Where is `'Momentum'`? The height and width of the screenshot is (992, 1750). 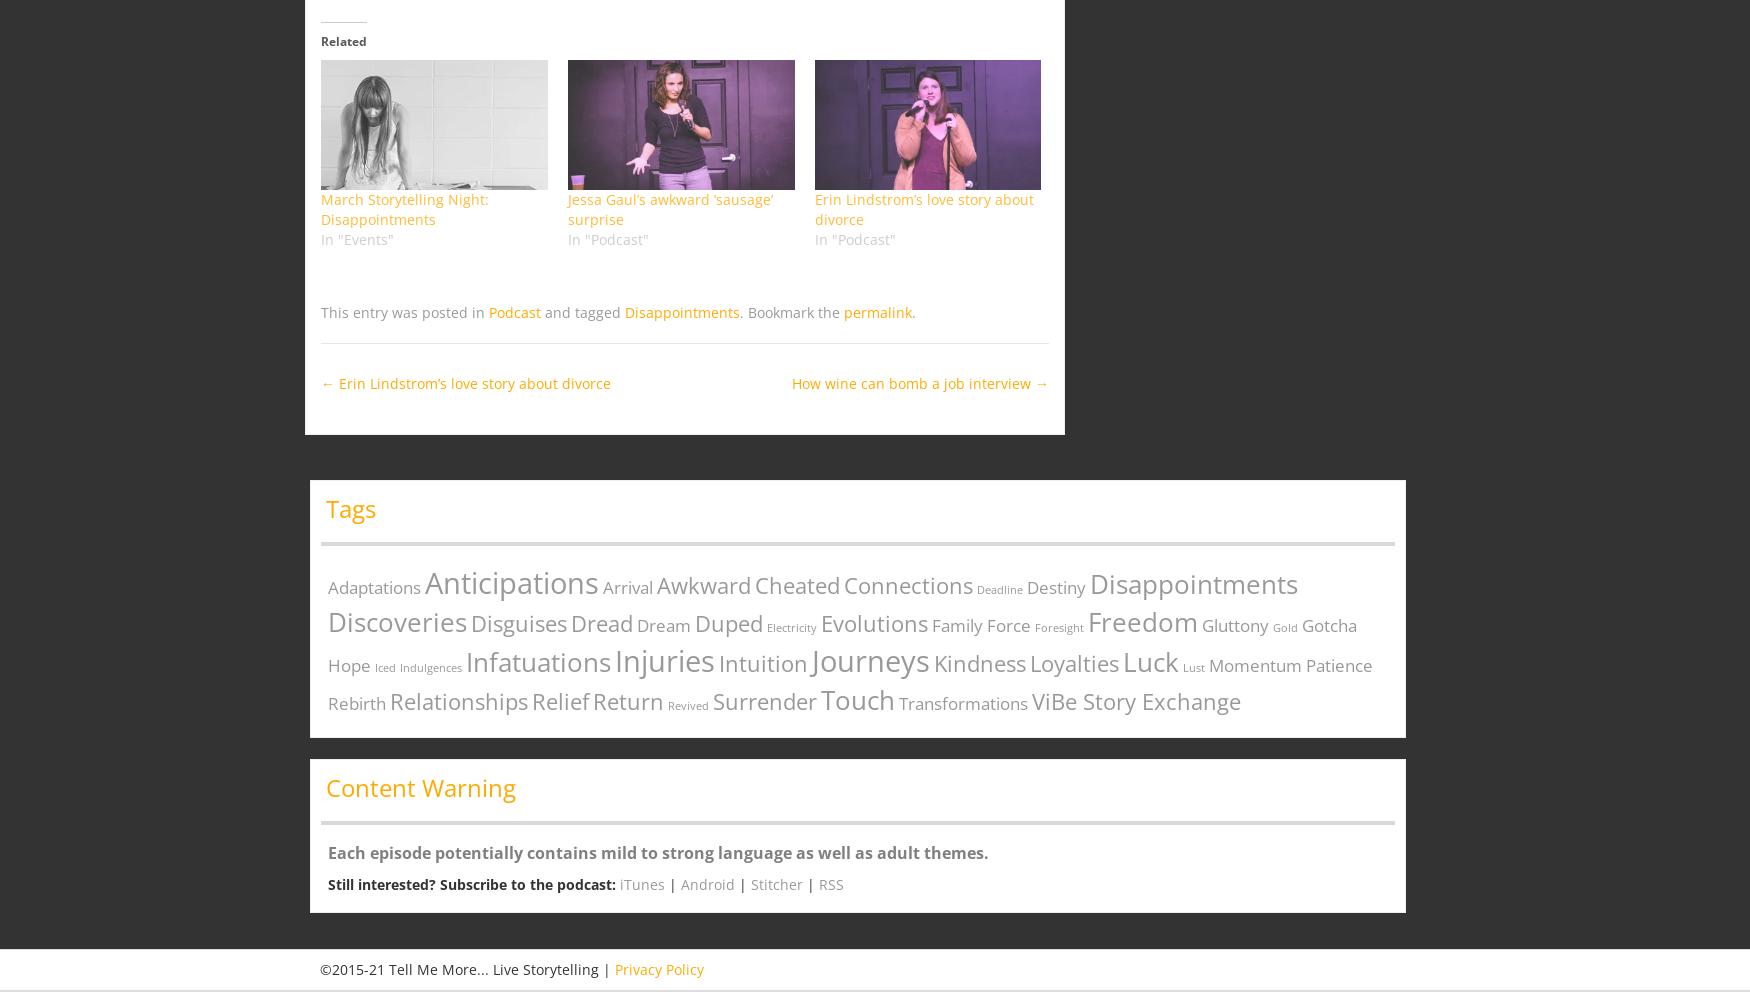 'Momentum' is located at coordinates (1254, 664).